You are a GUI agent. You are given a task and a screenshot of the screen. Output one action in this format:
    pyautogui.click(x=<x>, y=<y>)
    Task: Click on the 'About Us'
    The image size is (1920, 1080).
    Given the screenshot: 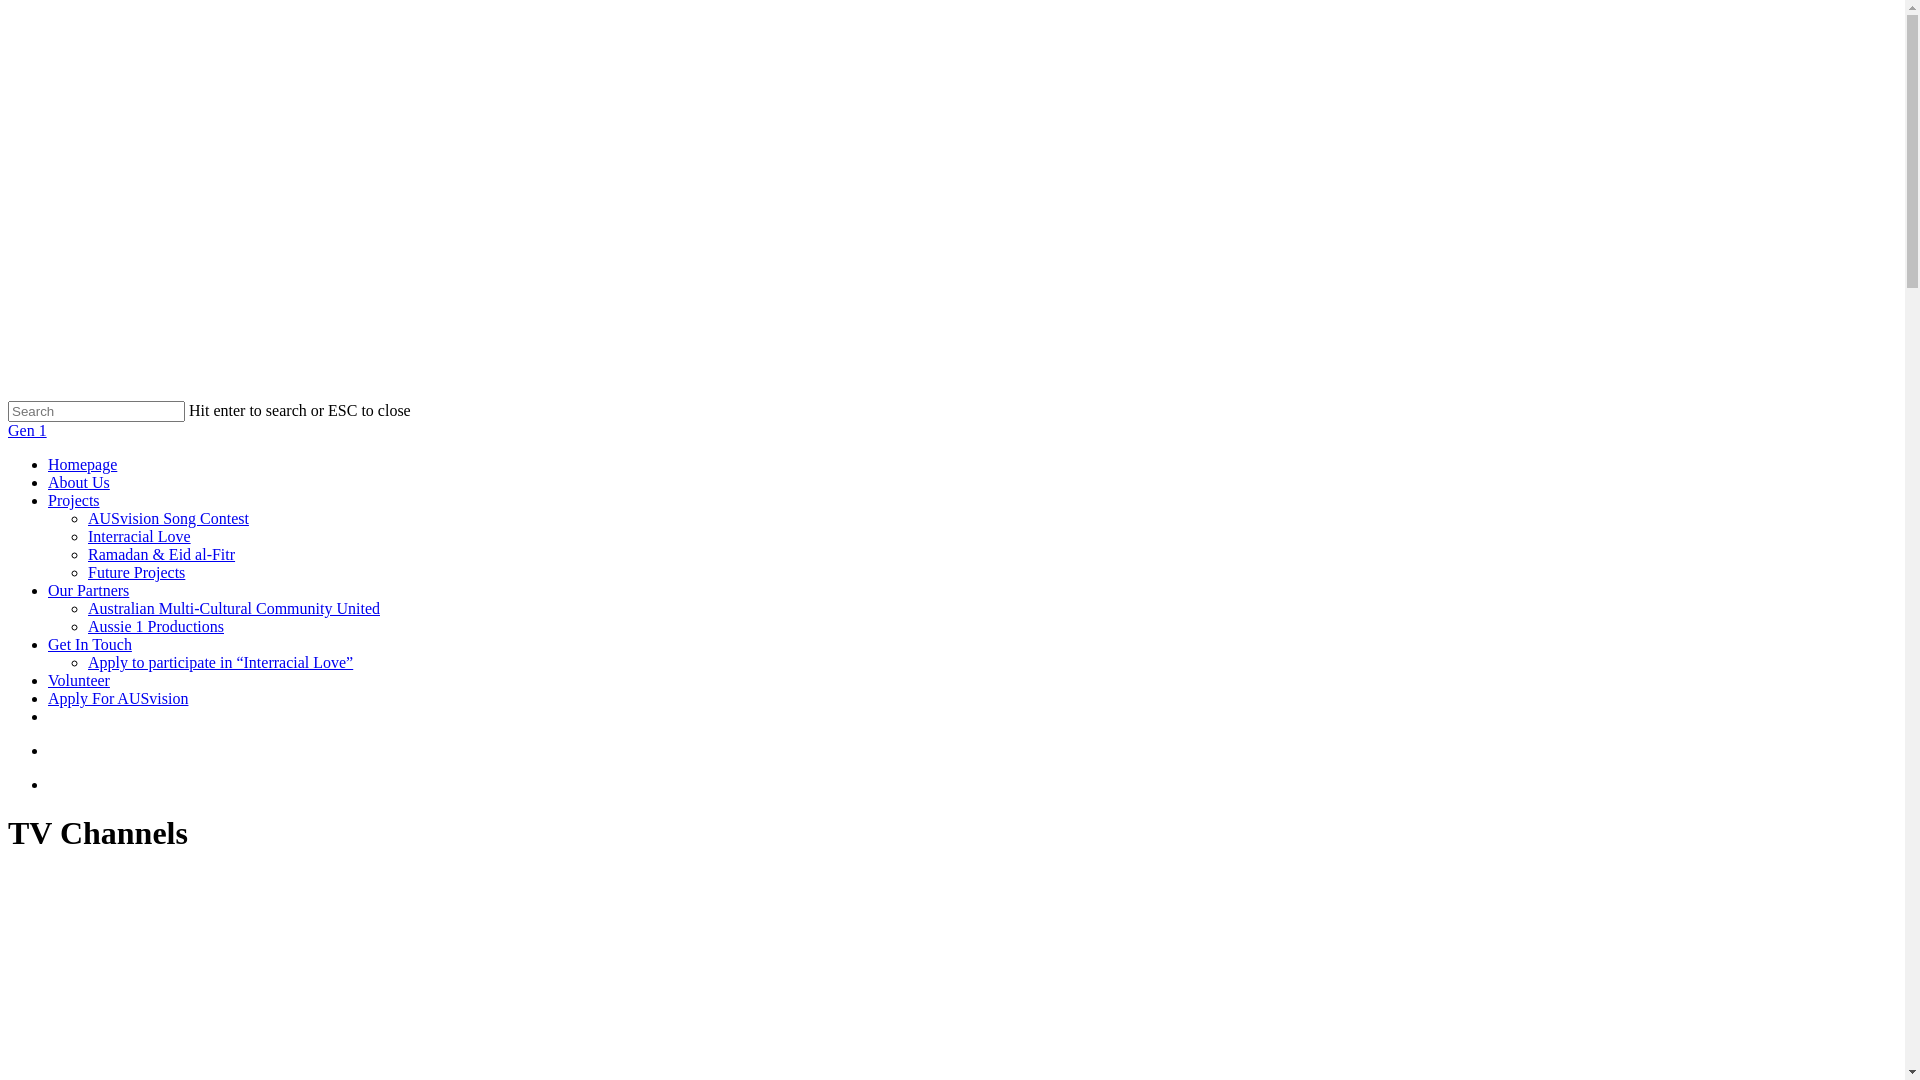 What is the action you would take?
    pyautogui.click(x=78, y=482)
    